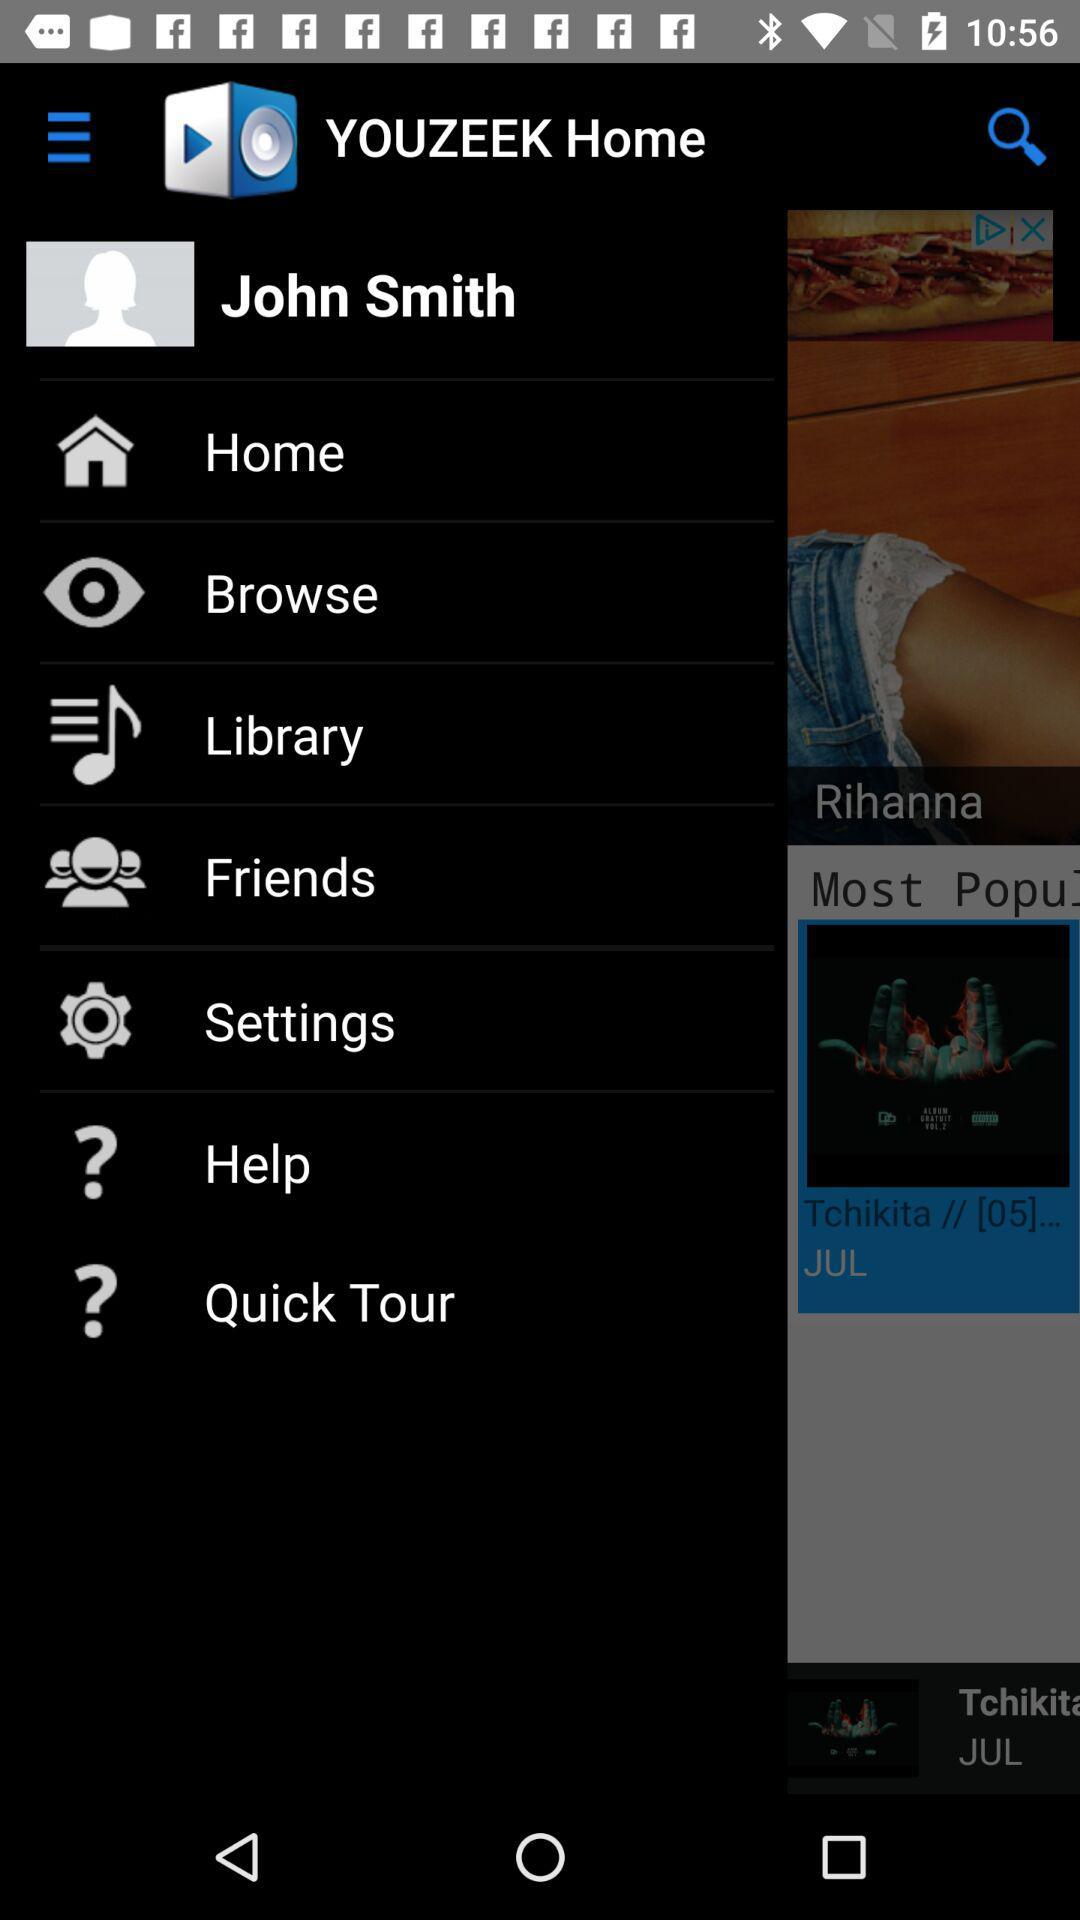  I want to click on icon to the right of the library icon, so click(884, 806).